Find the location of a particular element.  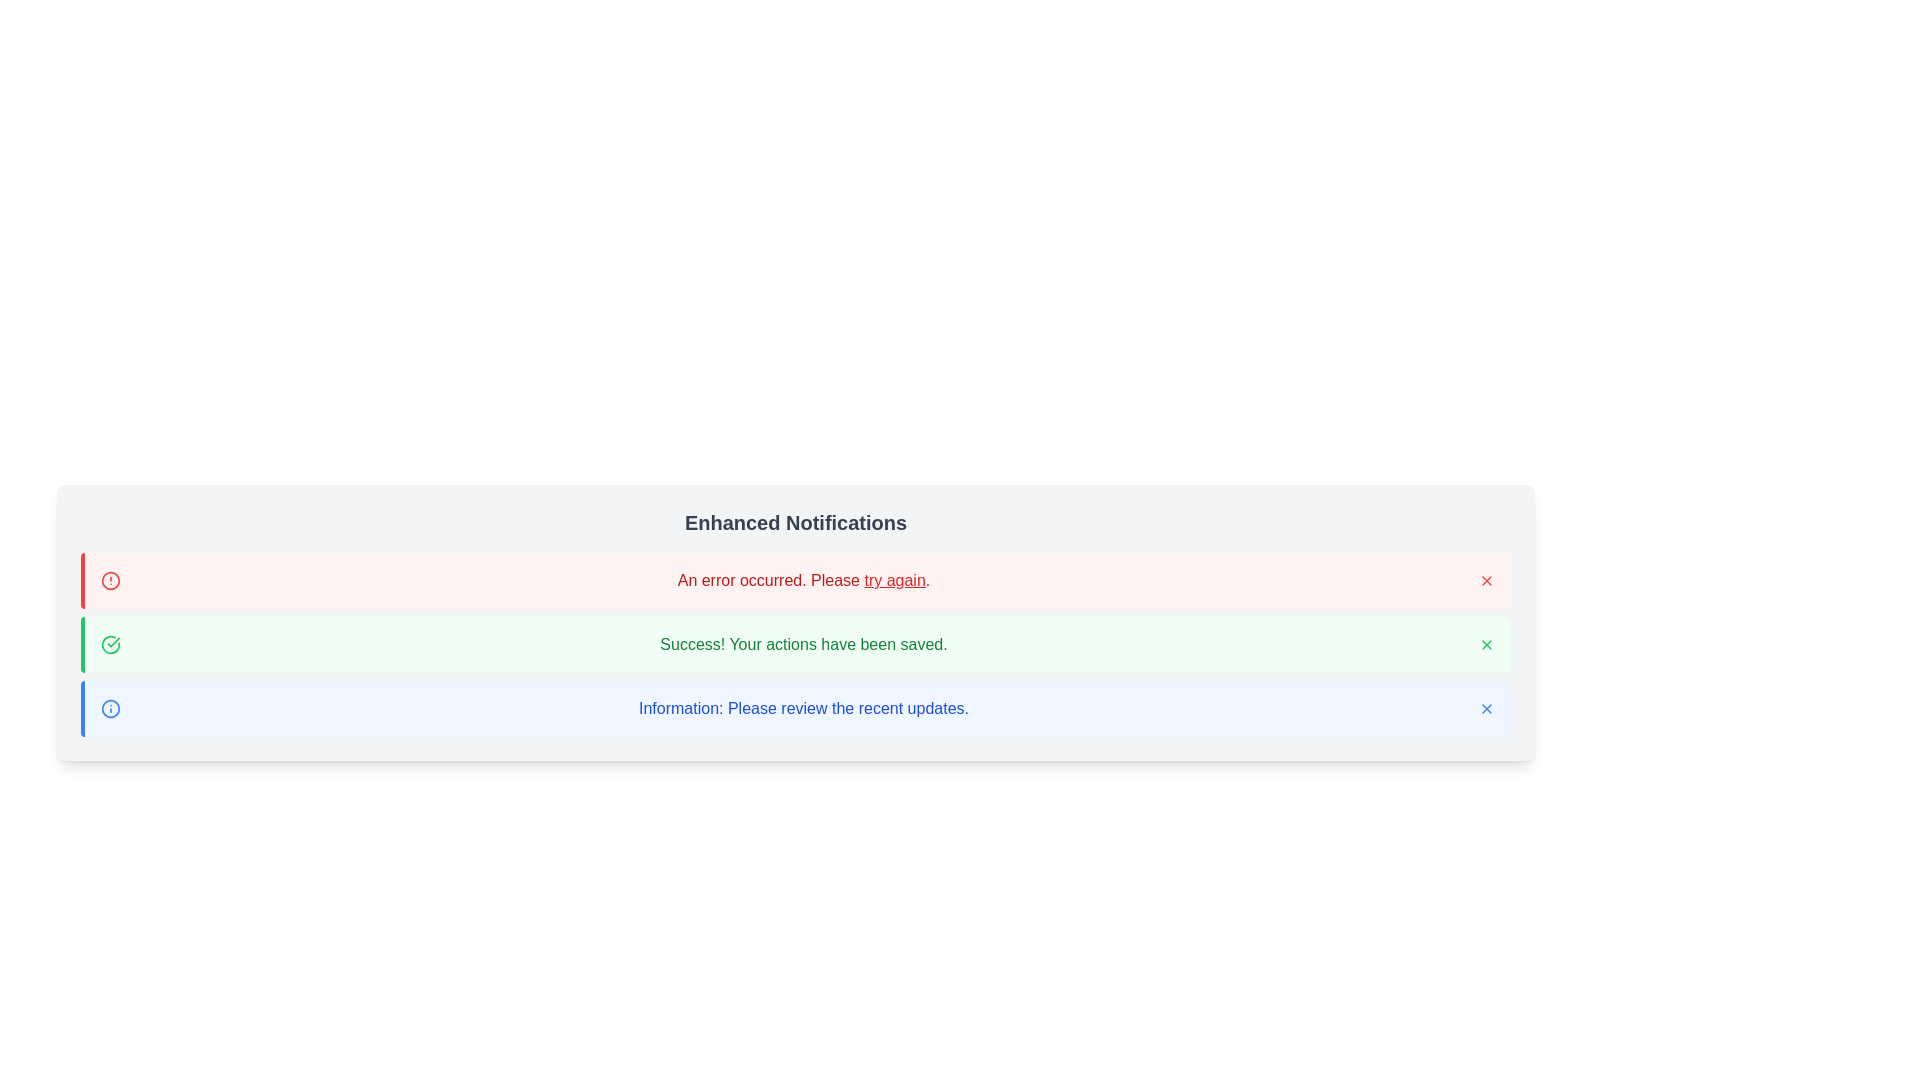

the circular checkmark icon with a green outline located in the second notification block from the top, adjacent to the text 'Success! Your actions have been saved.' is located at coordinates (109, 644).